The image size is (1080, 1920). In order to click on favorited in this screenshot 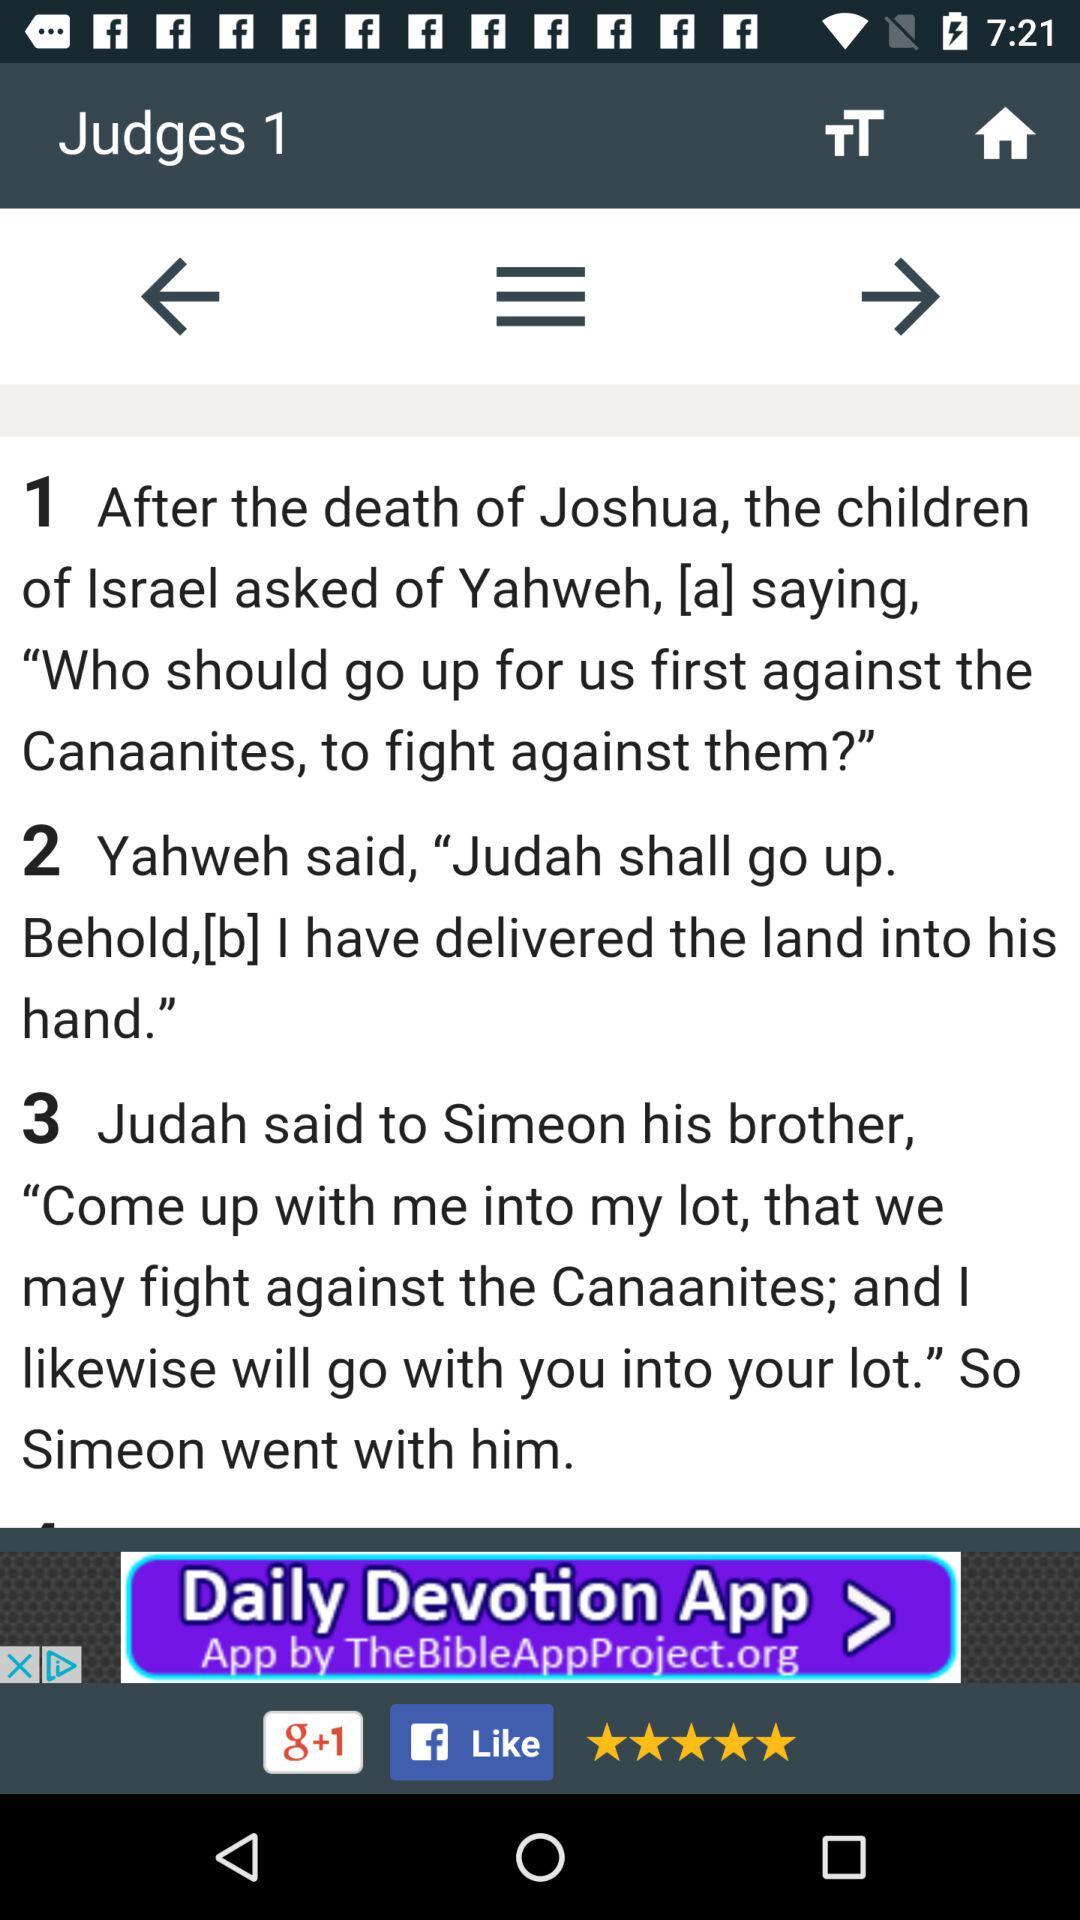, I will do `click(683, 1740)`.